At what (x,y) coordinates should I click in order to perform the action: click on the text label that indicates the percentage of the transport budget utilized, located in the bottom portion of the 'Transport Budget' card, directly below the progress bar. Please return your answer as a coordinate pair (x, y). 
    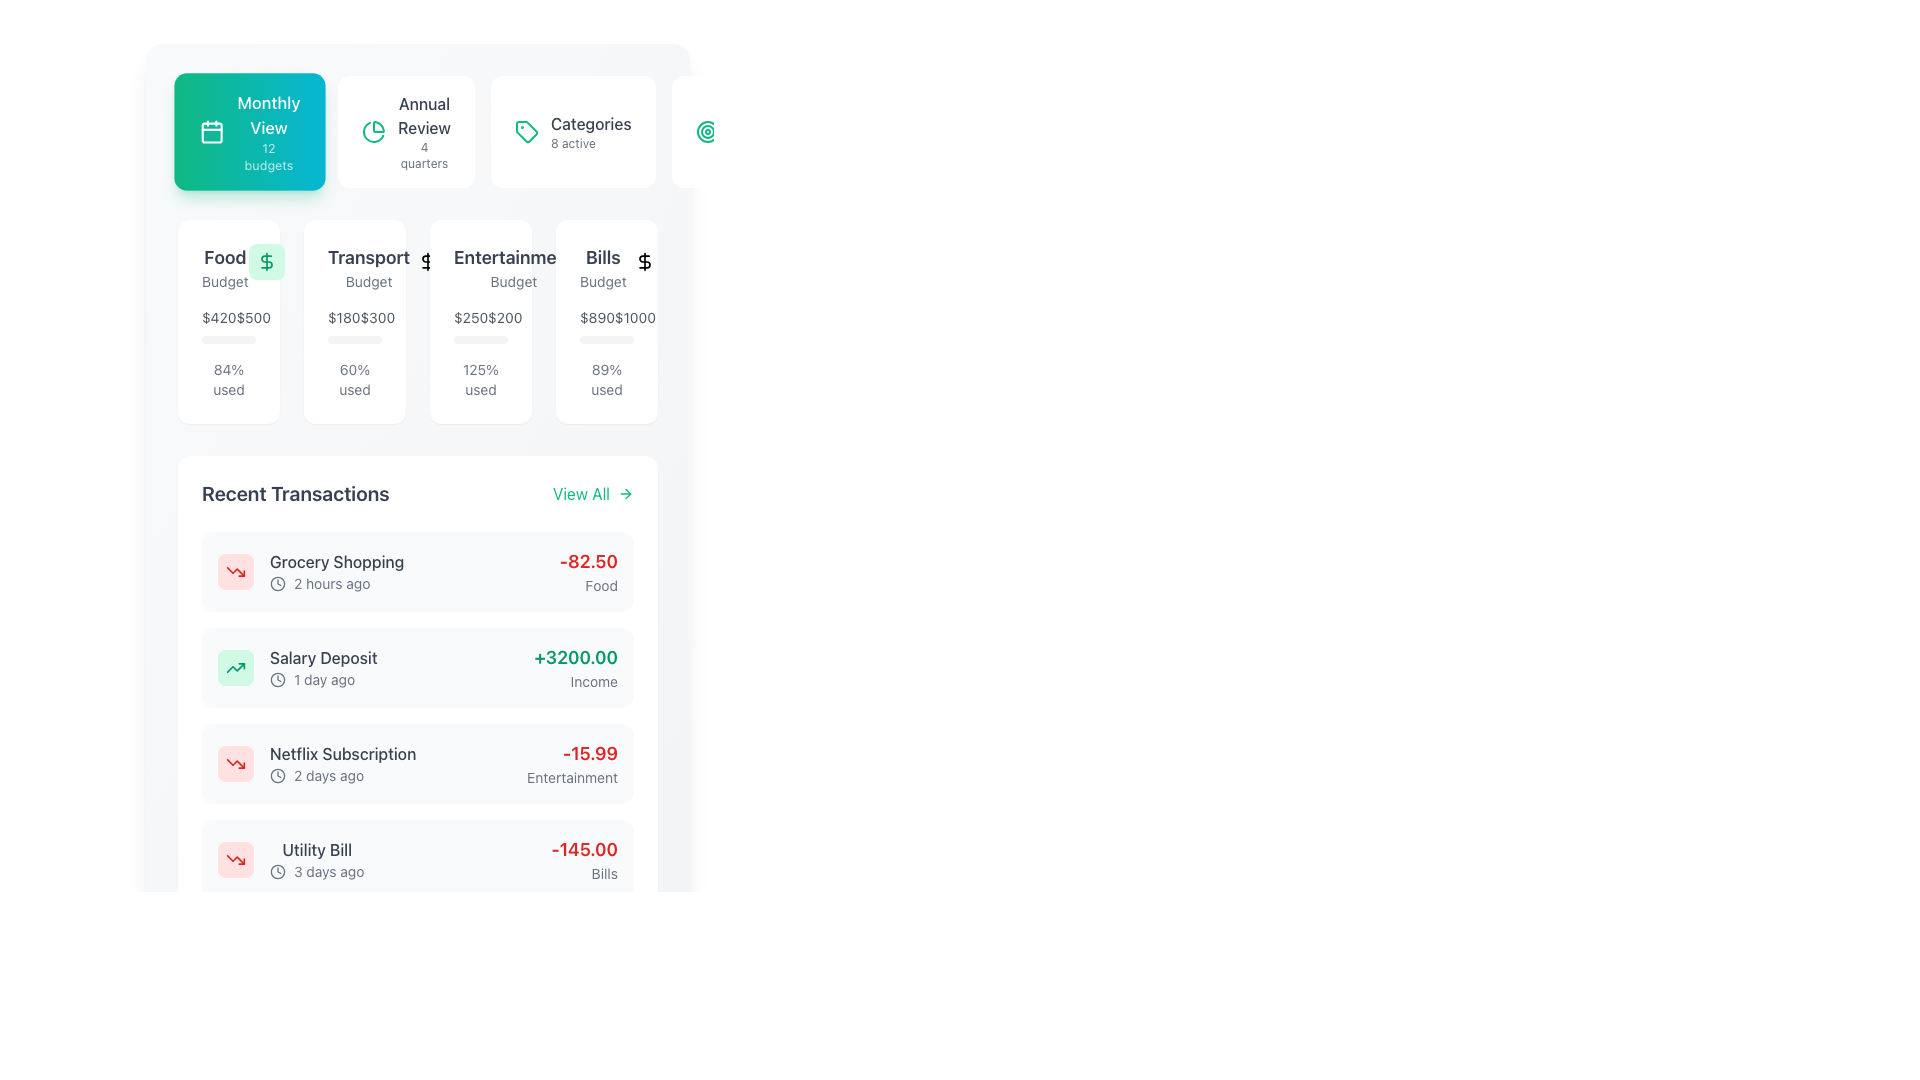
    Looking at the image, I should click on (355, 380).